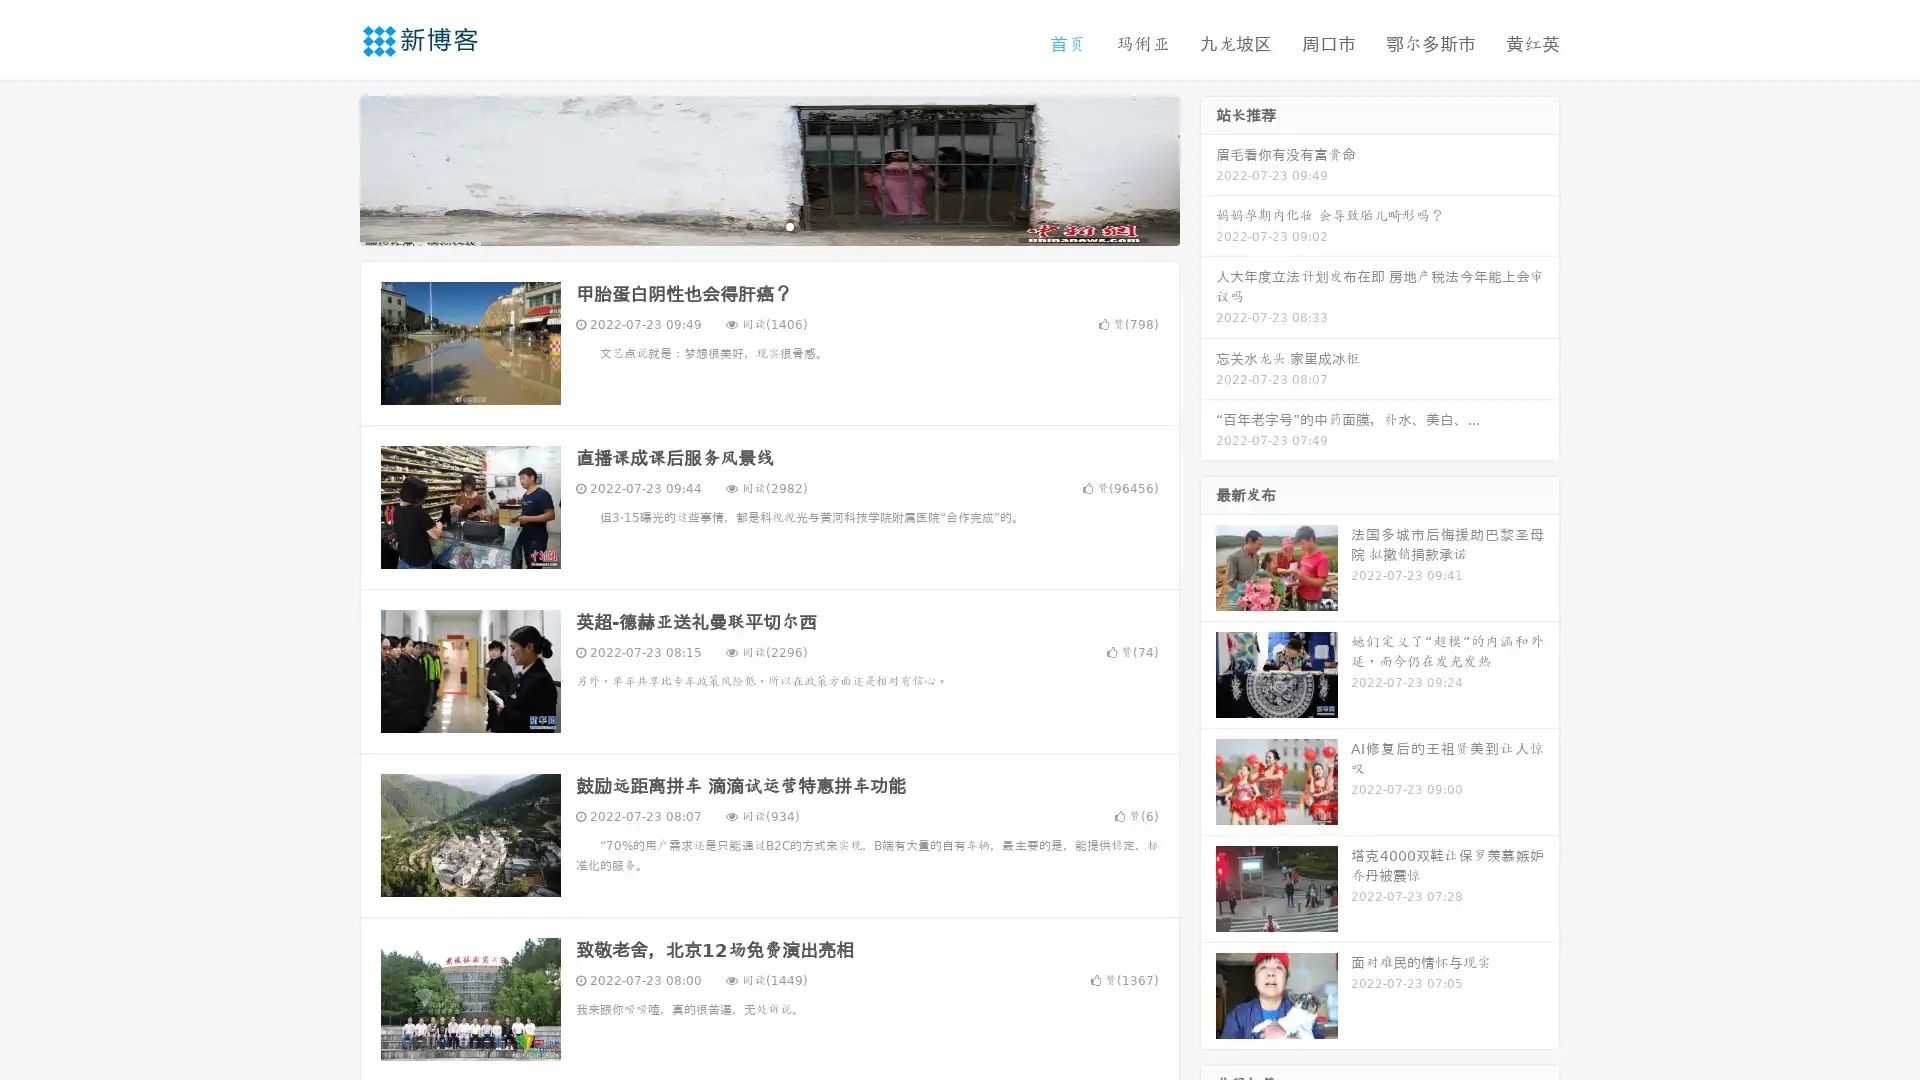 This screenshot has width=1920, height=1080. I want to click on Next slide, so click(1208, 168).